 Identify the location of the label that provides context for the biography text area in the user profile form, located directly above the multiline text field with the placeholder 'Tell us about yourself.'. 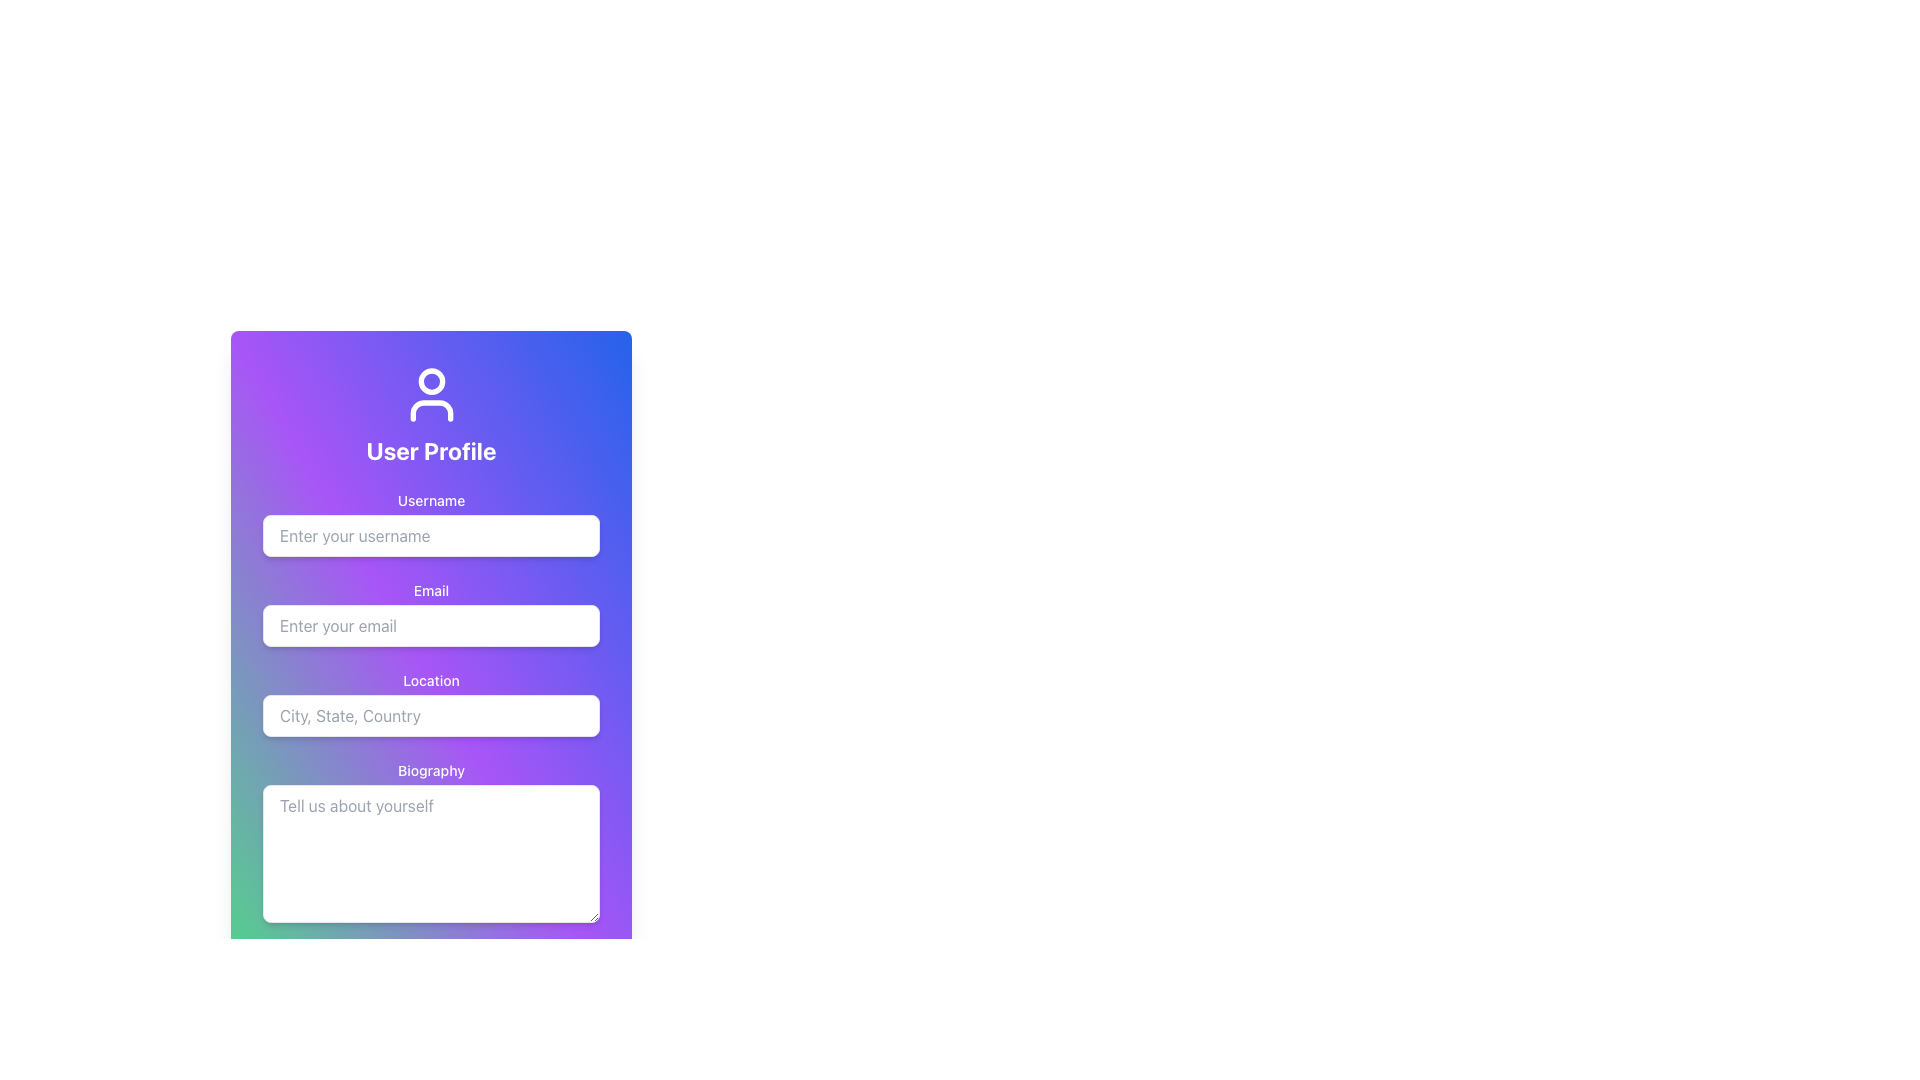
(430, 770).